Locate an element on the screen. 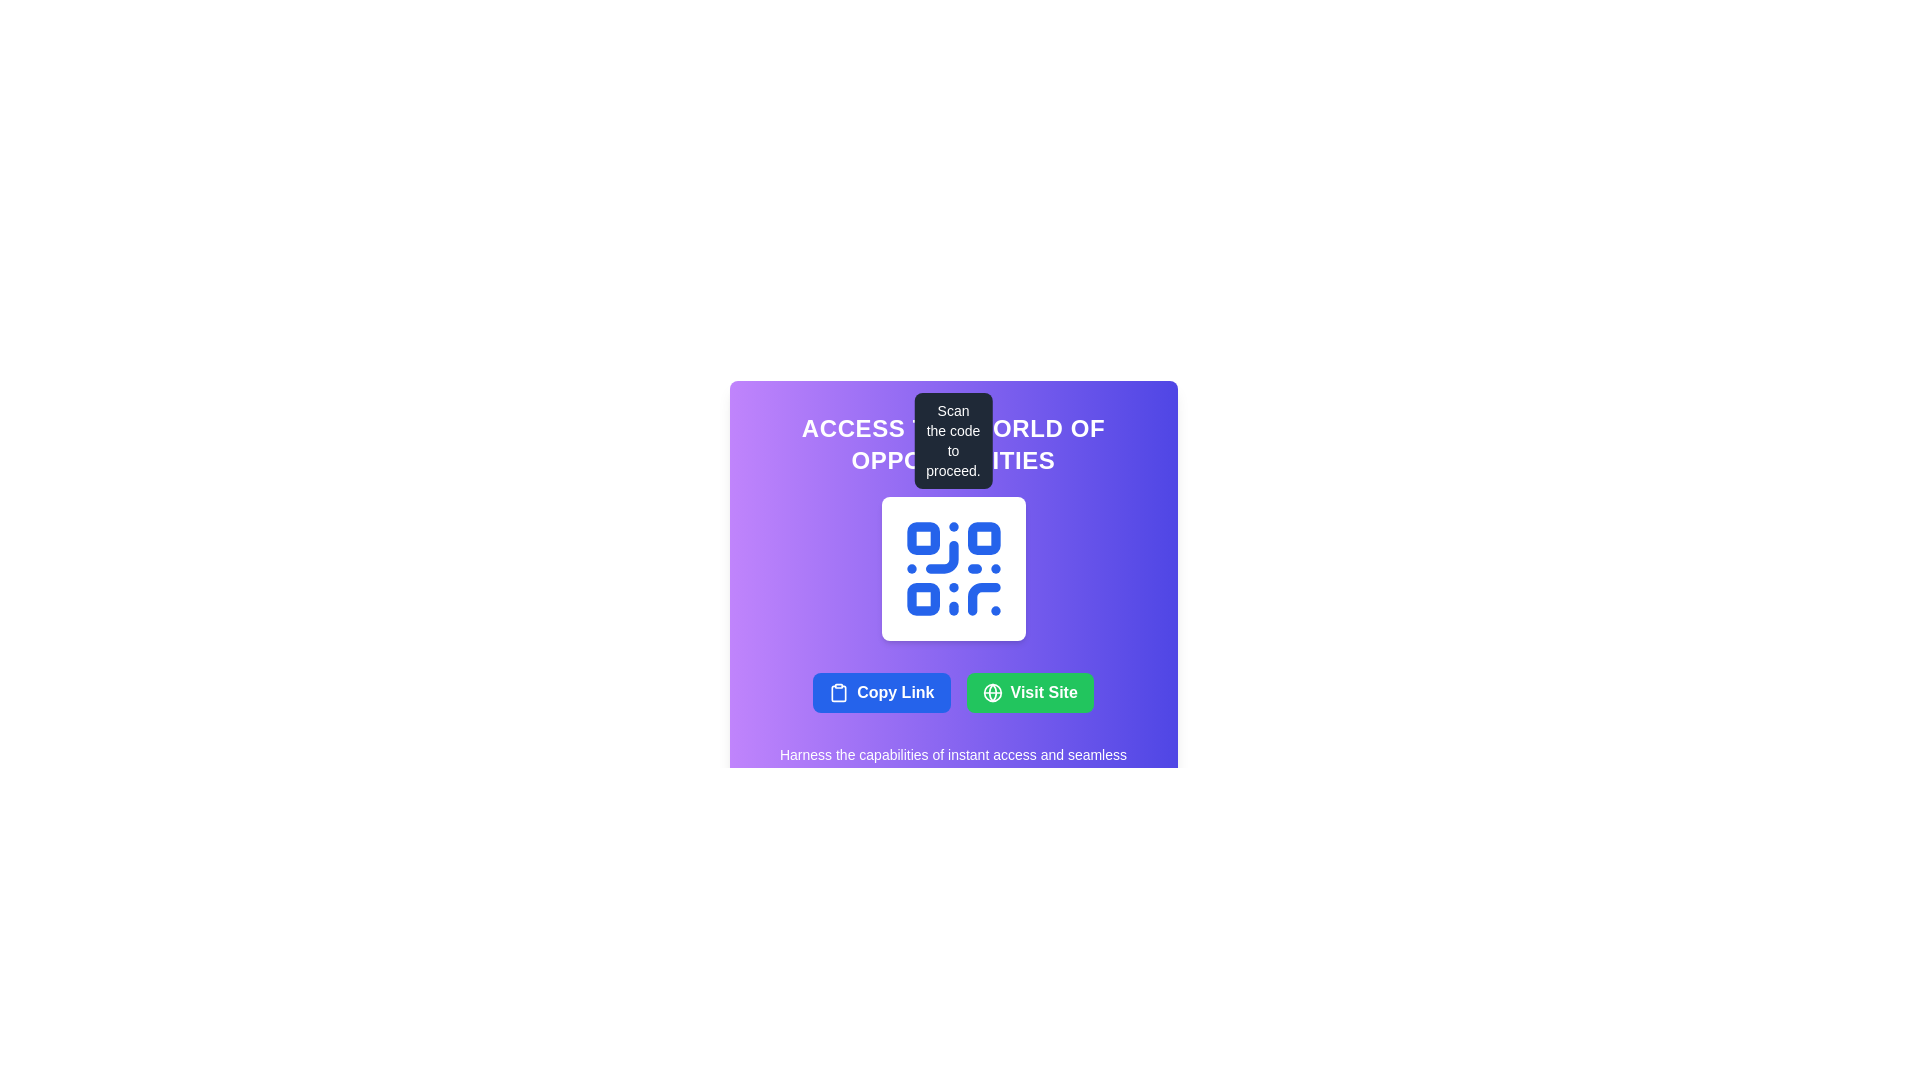 The height and width of the screenshot is (1080, 1920). the rectangular vector graphic element located in the bottom-left area of the QR code, which contributes to its distinctive design is located at coordinates (922, 598).